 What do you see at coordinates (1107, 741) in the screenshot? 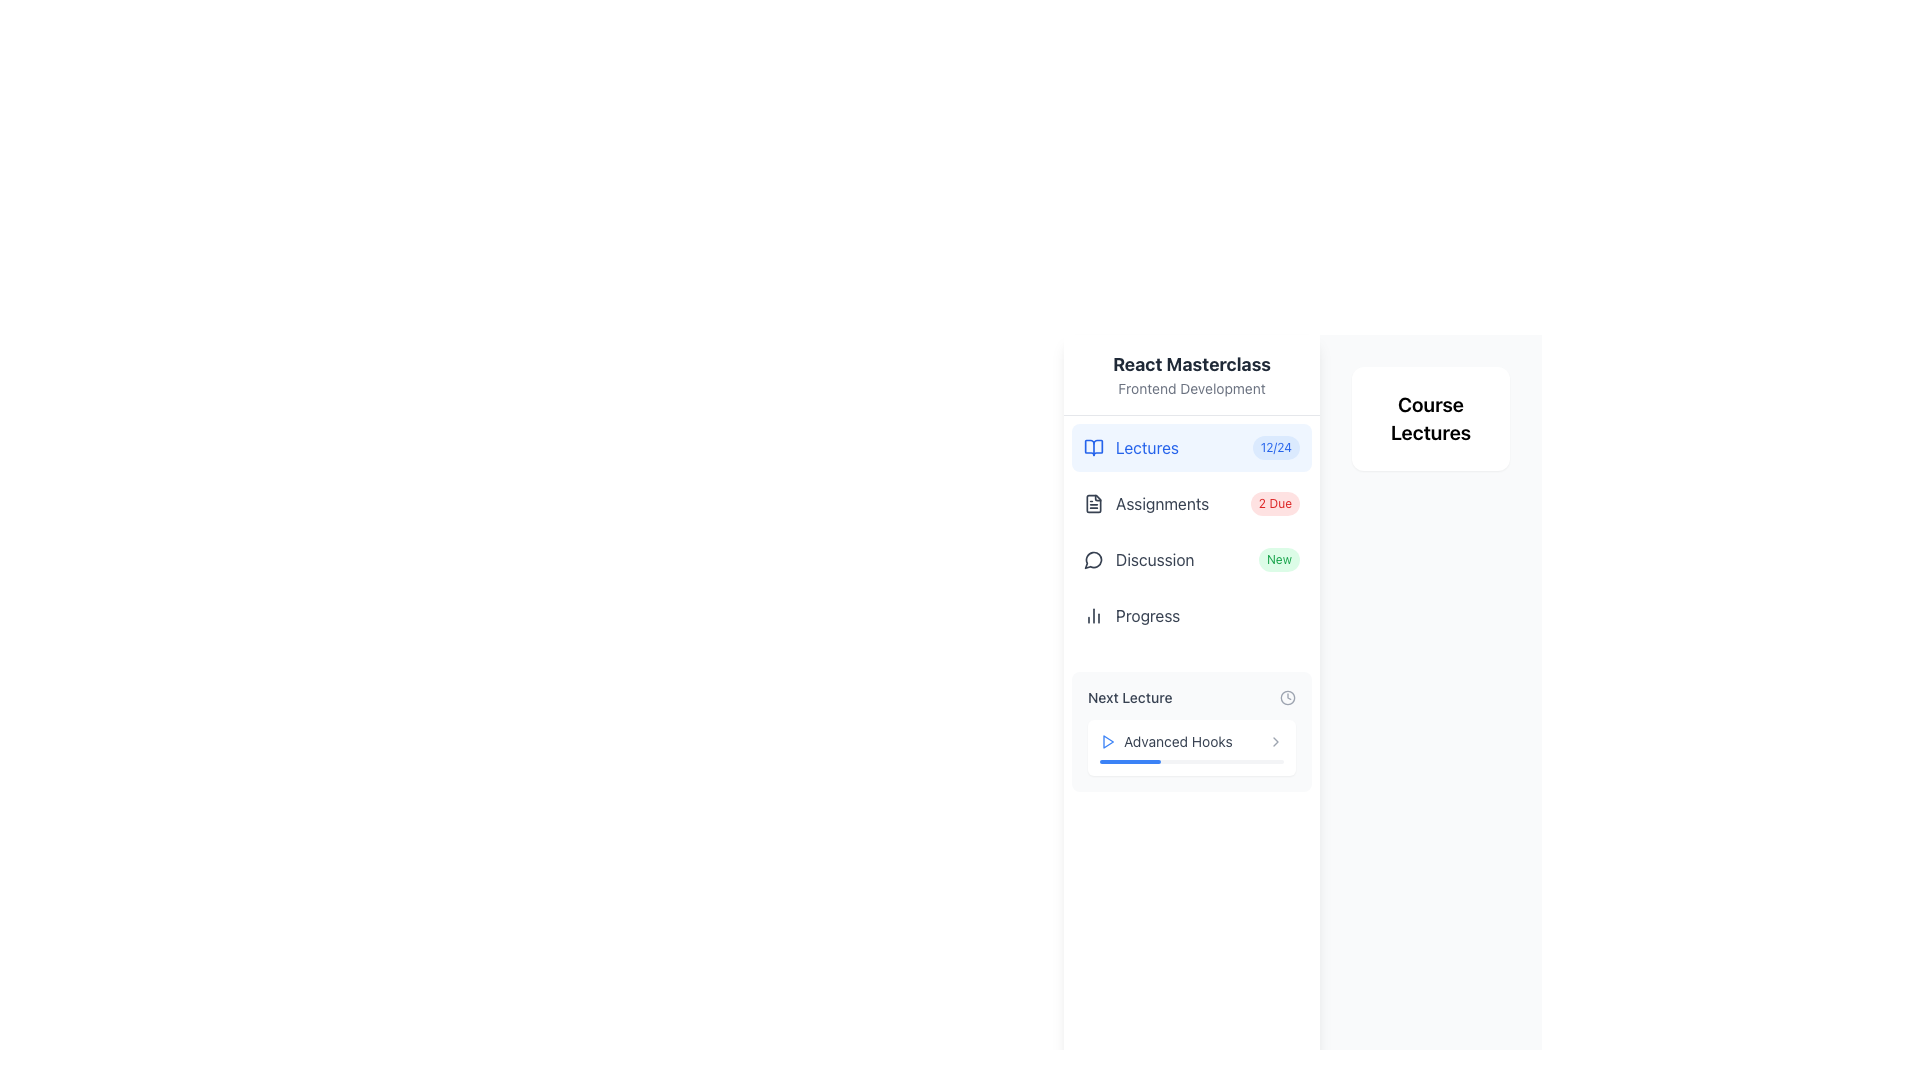
I see `the triangular play icon button, styled with a blue fill, located near the lower center of the interactive panel next to the 'Advanced Hooks' text under the 'Next Lecture' section to play or start the associated action` at bounding box center [1107, 741].